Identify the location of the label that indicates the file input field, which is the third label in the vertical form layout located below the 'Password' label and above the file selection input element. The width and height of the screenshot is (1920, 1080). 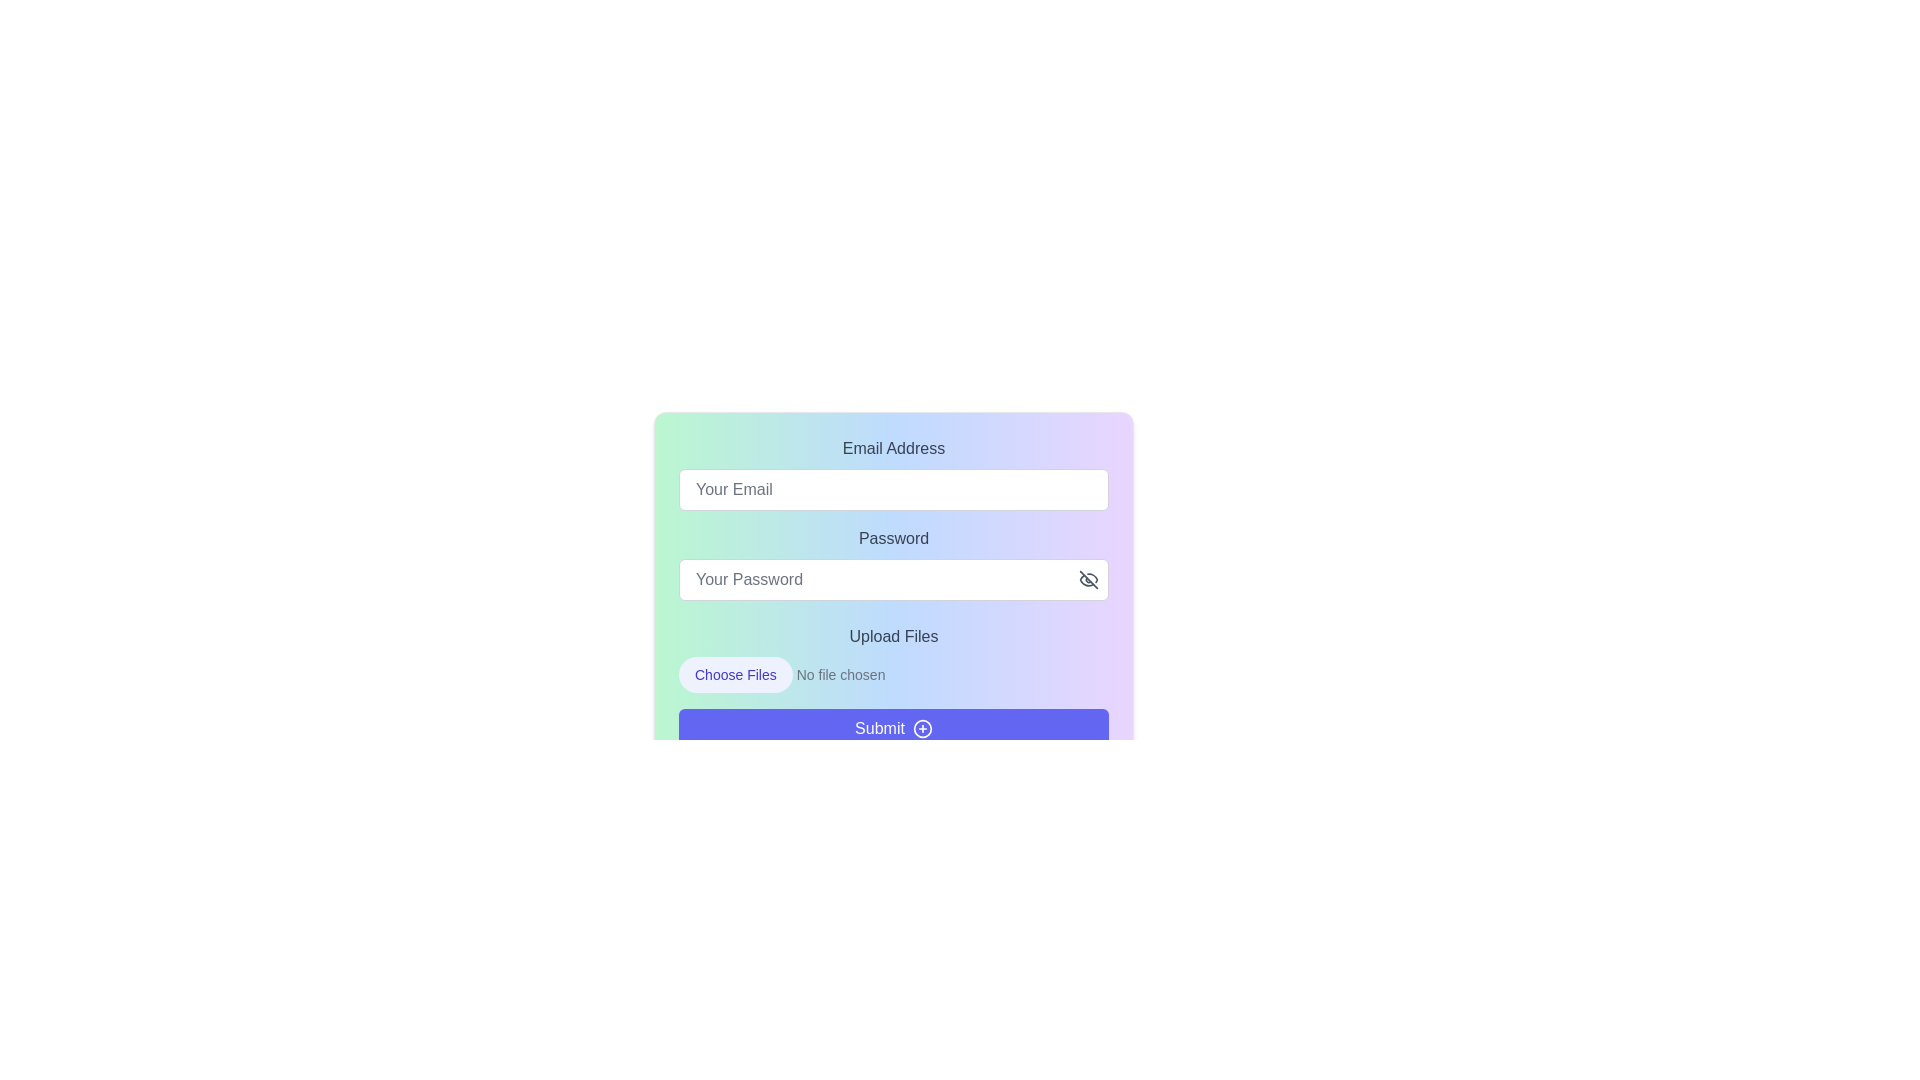
(892, 636).